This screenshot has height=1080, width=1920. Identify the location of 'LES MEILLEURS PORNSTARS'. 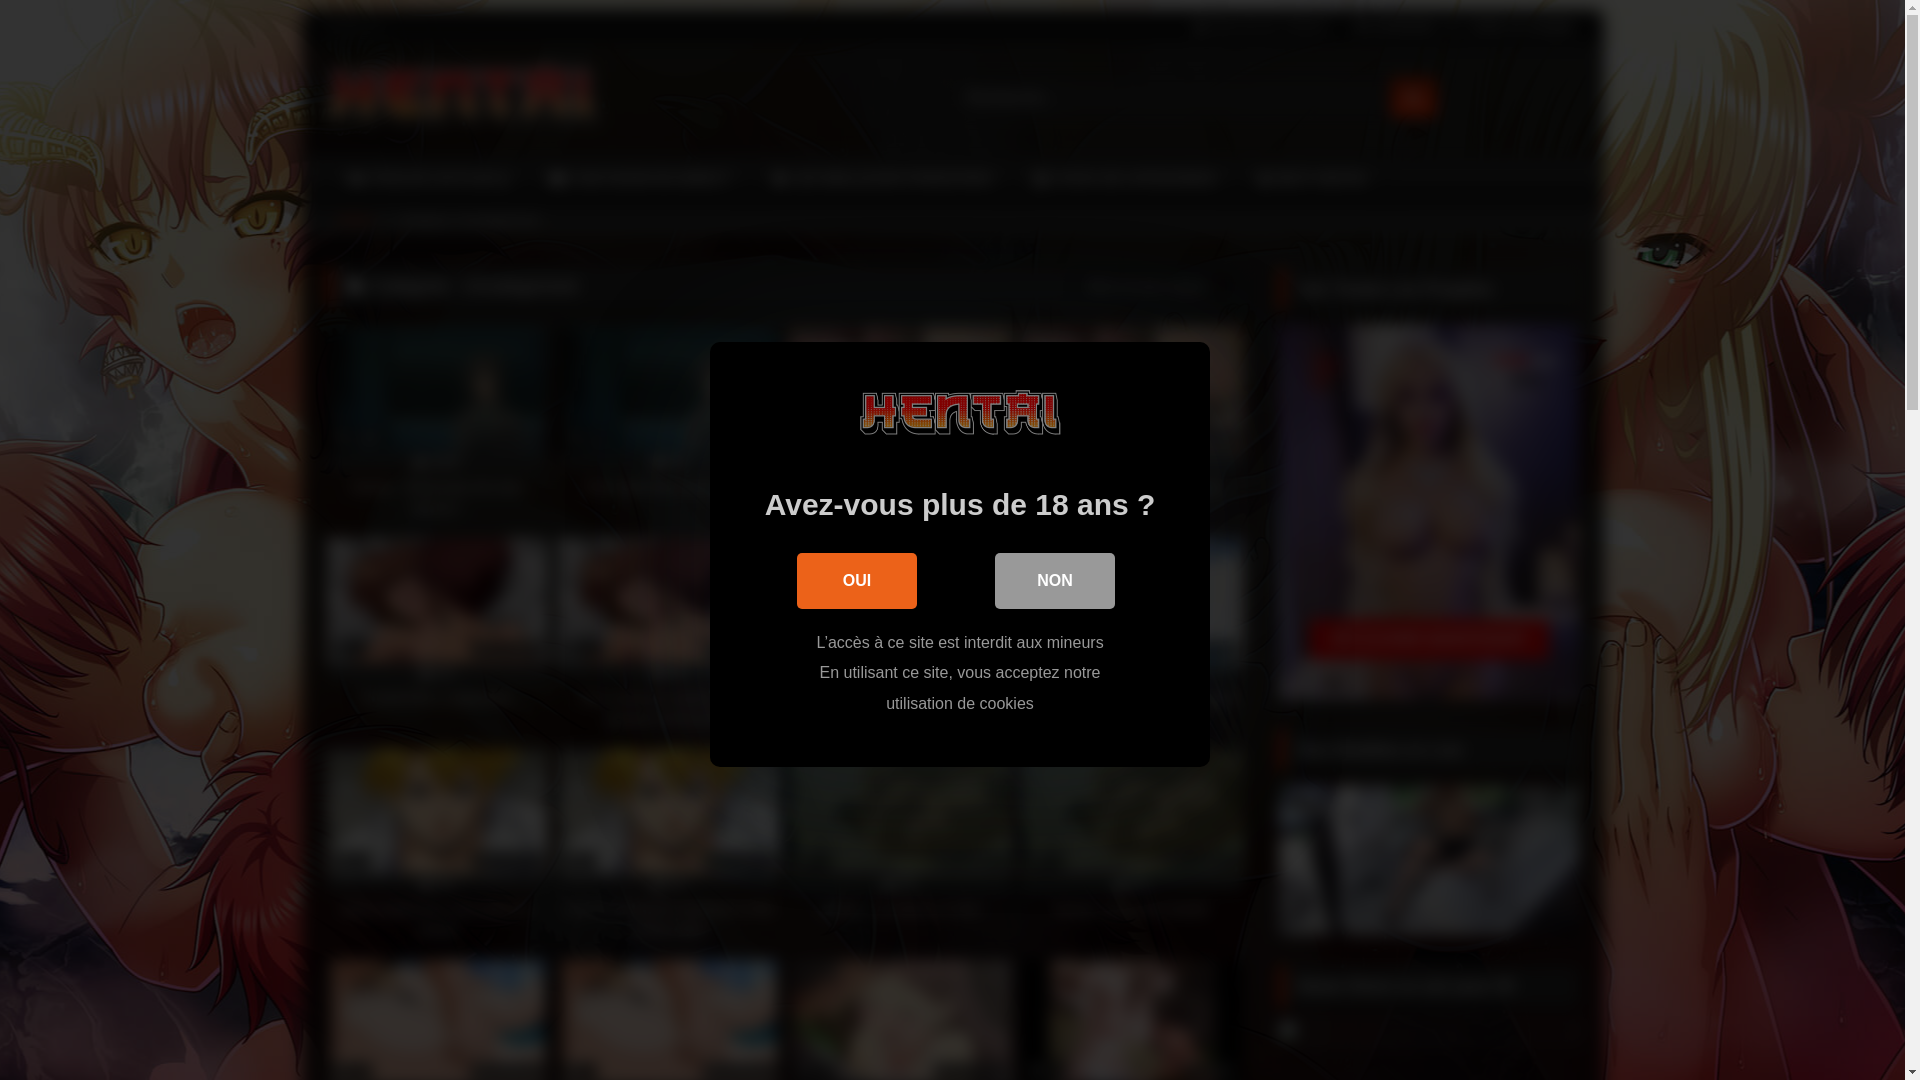
(881, 177).